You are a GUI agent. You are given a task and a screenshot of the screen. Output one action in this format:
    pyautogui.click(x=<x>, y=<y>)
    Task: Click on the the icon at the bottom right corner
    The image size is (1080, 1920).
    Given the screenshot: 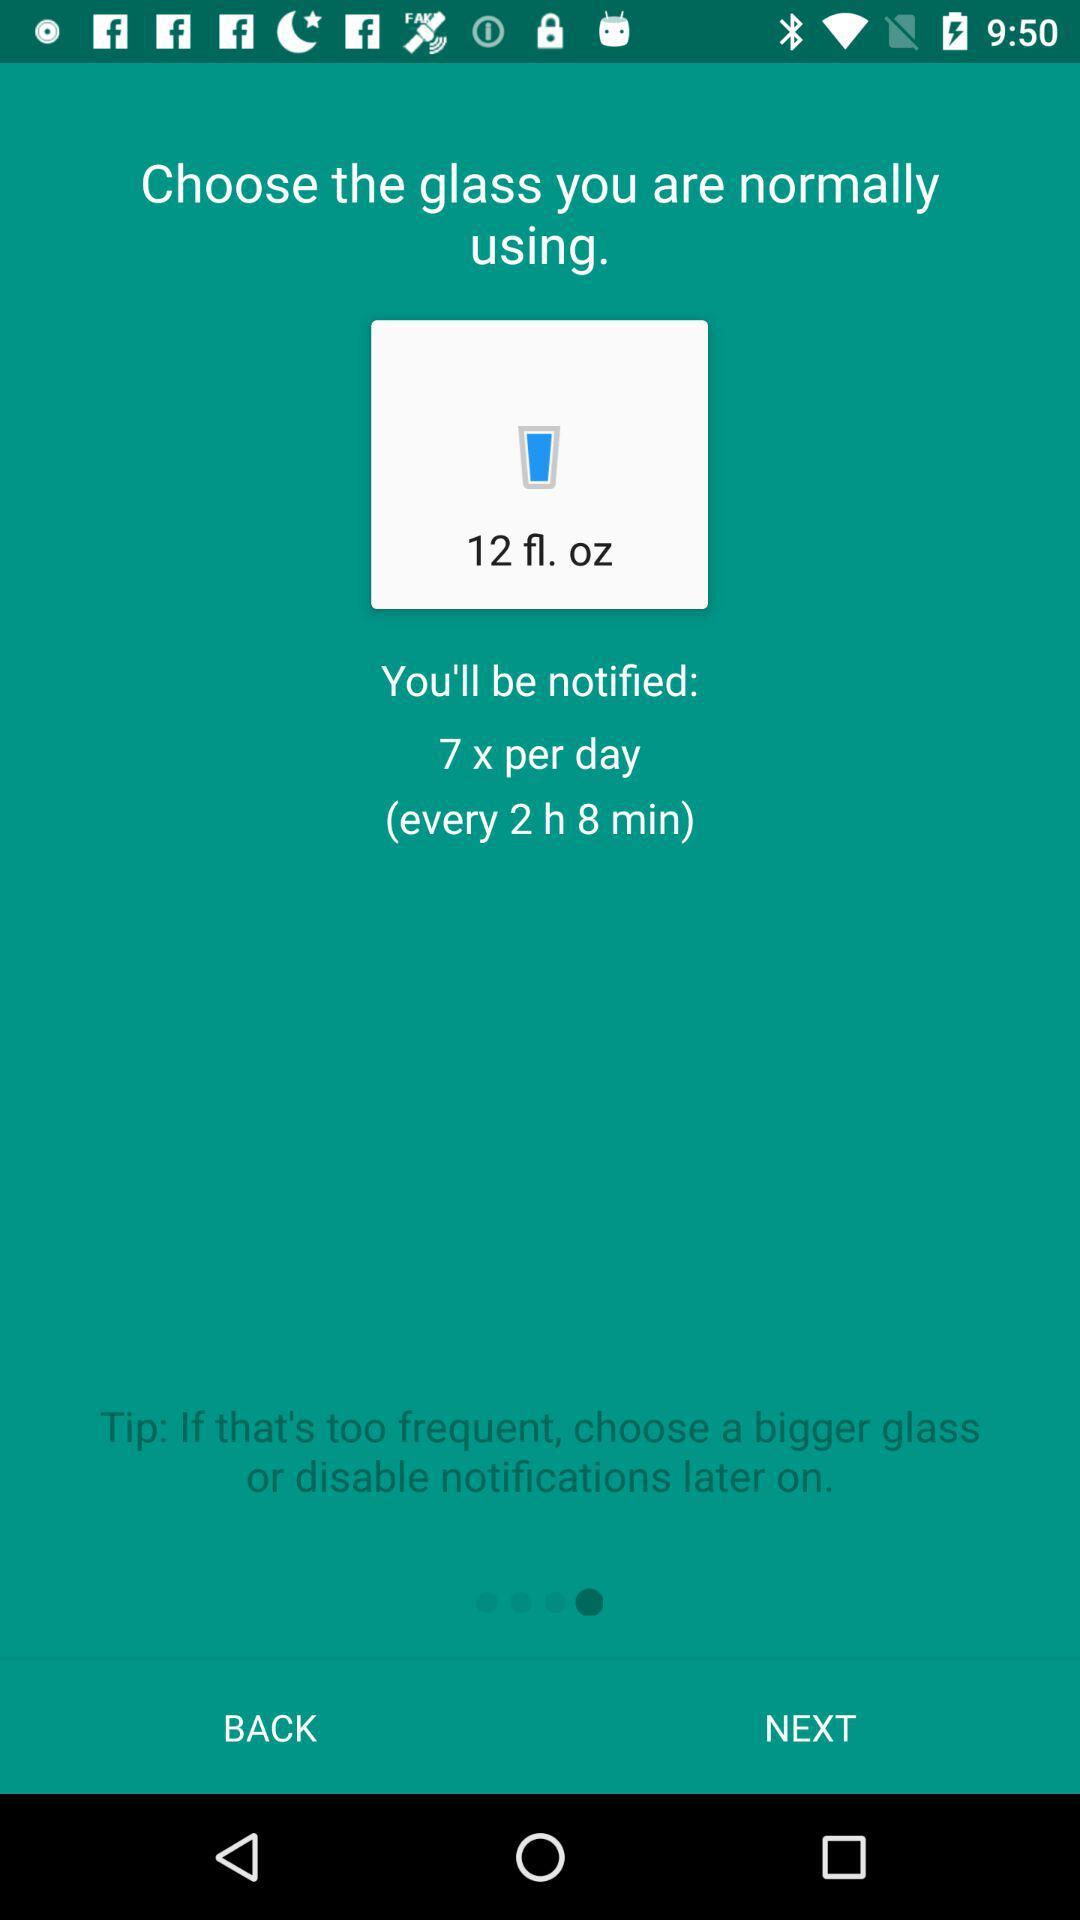 What is the action you would take?
    pyautogui.click(x=810, y=1726)
    